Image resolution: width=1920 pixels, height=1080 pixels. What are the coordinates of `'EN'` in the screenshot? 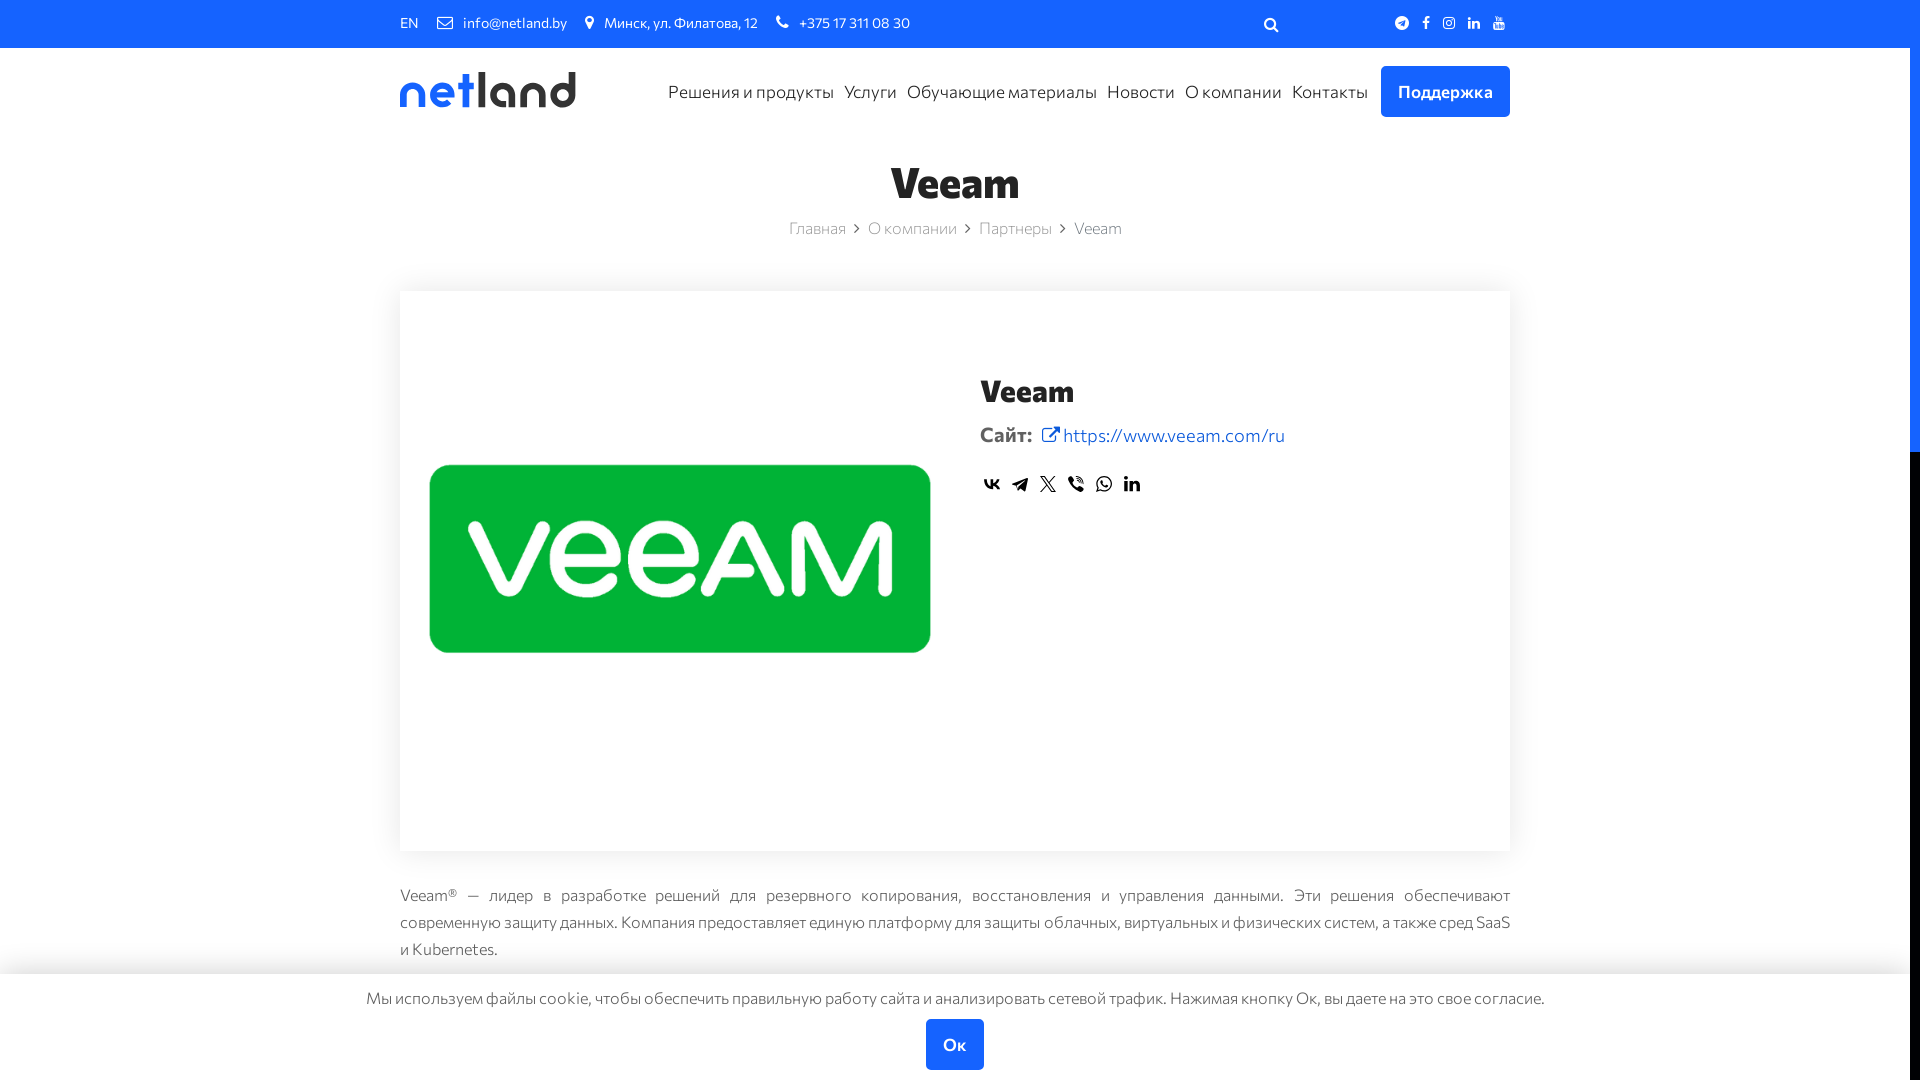 It's located at (408, 22).